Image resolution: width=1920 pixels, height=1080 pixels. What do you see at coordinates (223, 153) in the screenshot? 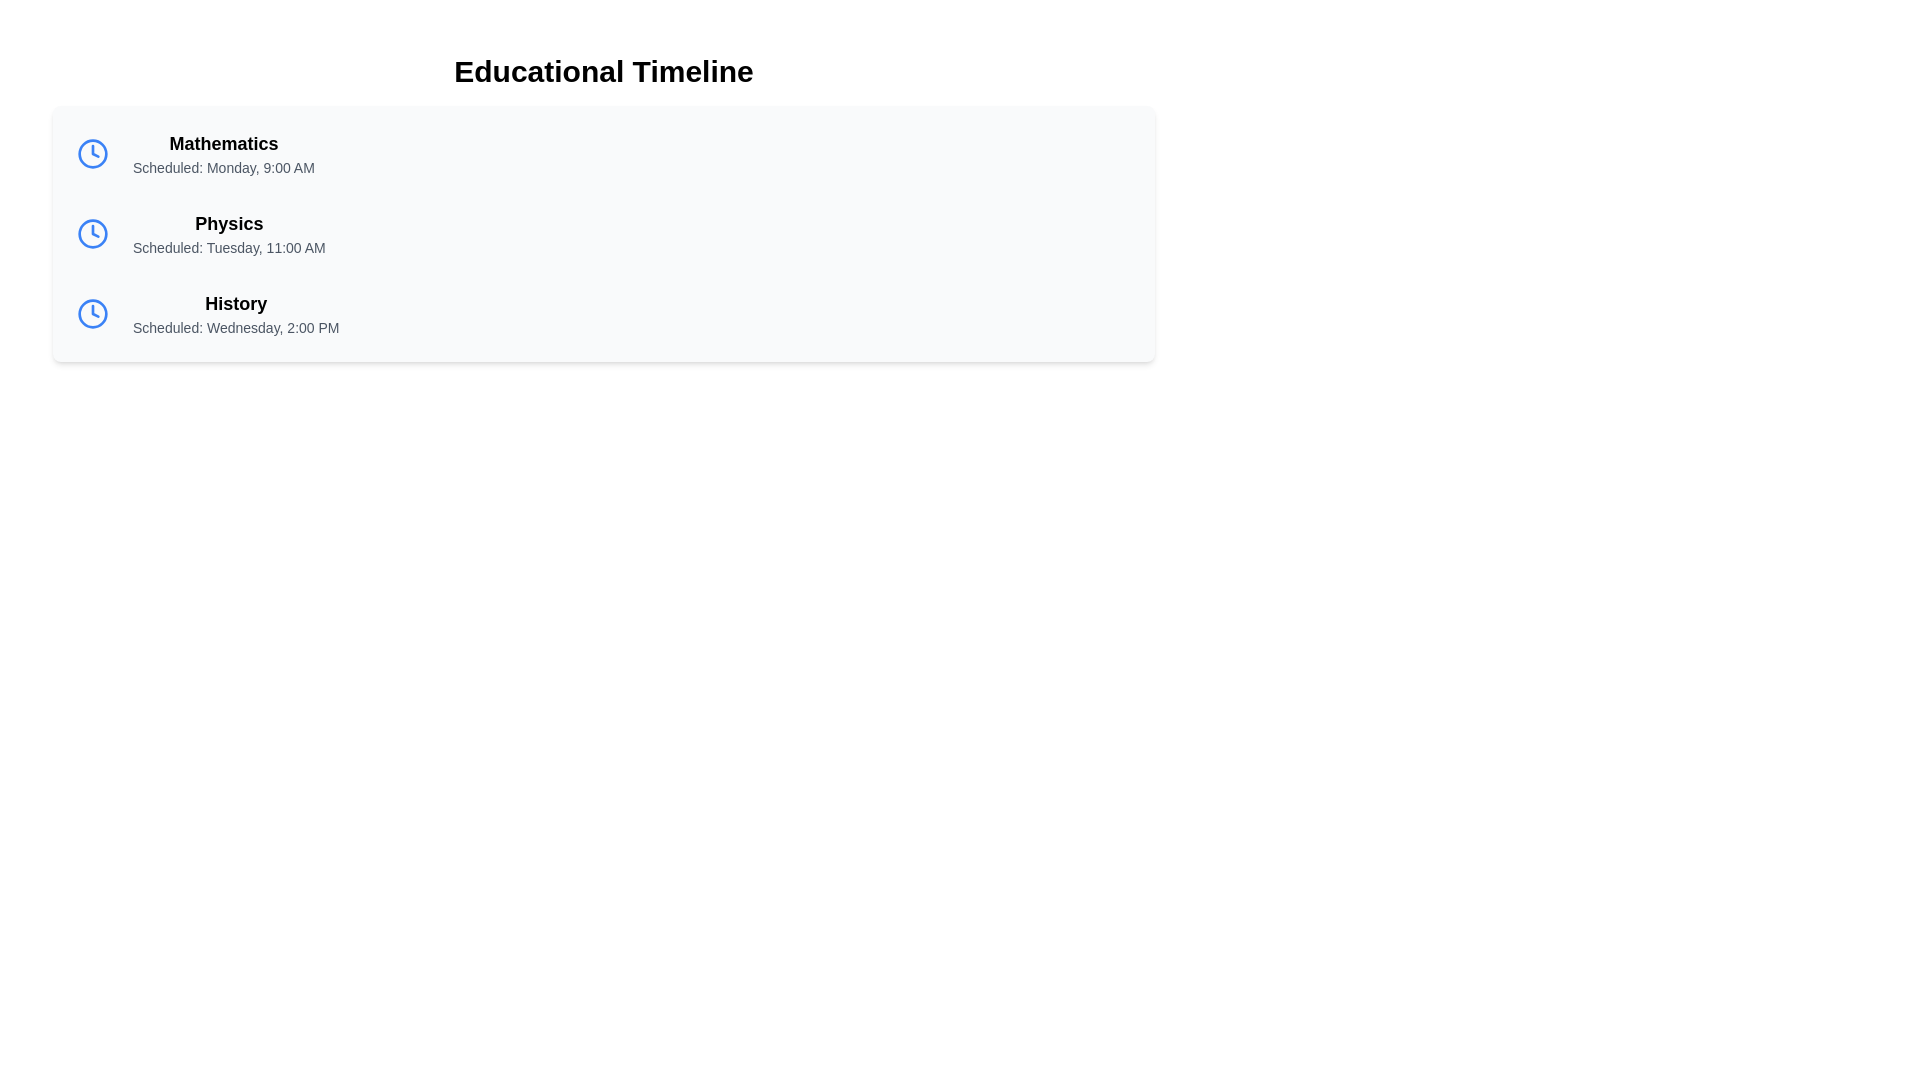
I see `the text-based display component showing the scheduled class 'Mathematics' and its timing 'Monday, 9:00 AM' to view context menu options` at bounding box center [223, 153].